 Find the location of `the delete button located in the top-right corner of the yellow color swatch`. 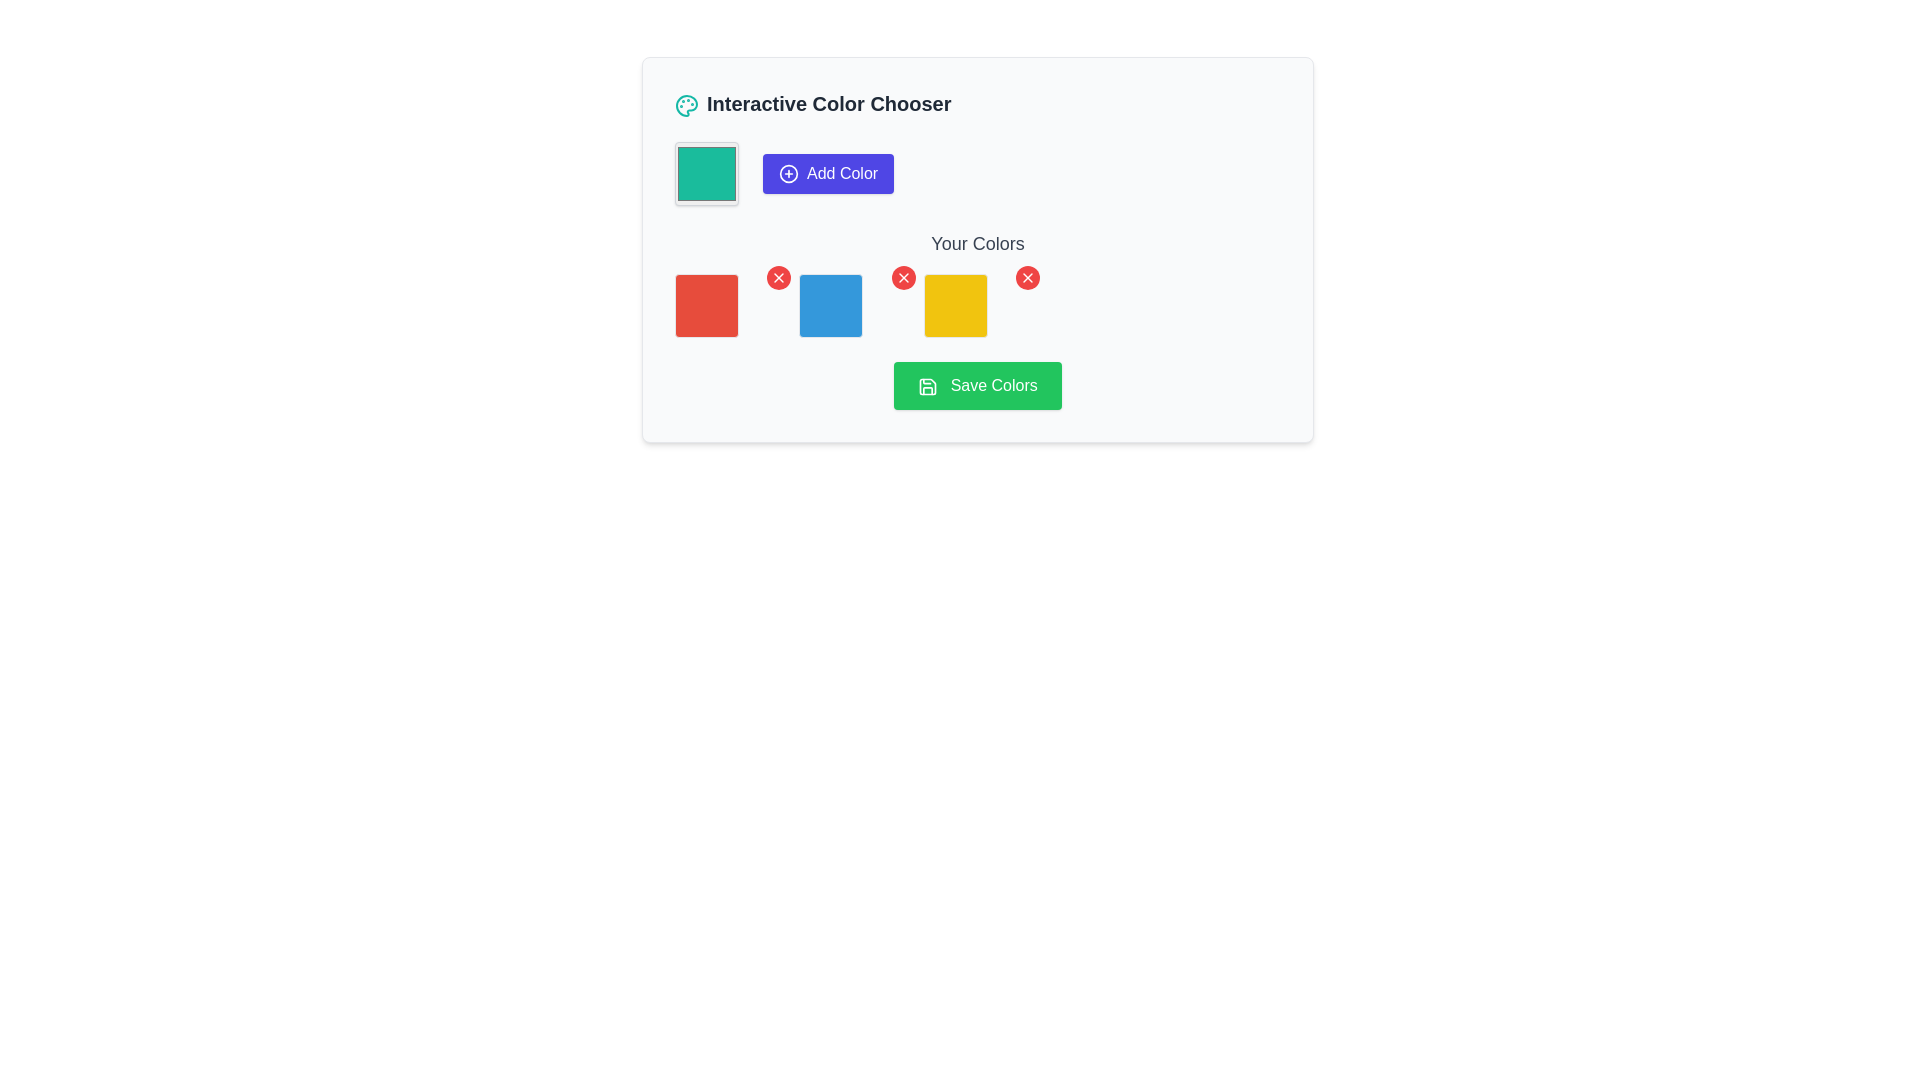

the delete button located in the top-right corner of the yellow color swatch is located at coordinates (1028, 277).